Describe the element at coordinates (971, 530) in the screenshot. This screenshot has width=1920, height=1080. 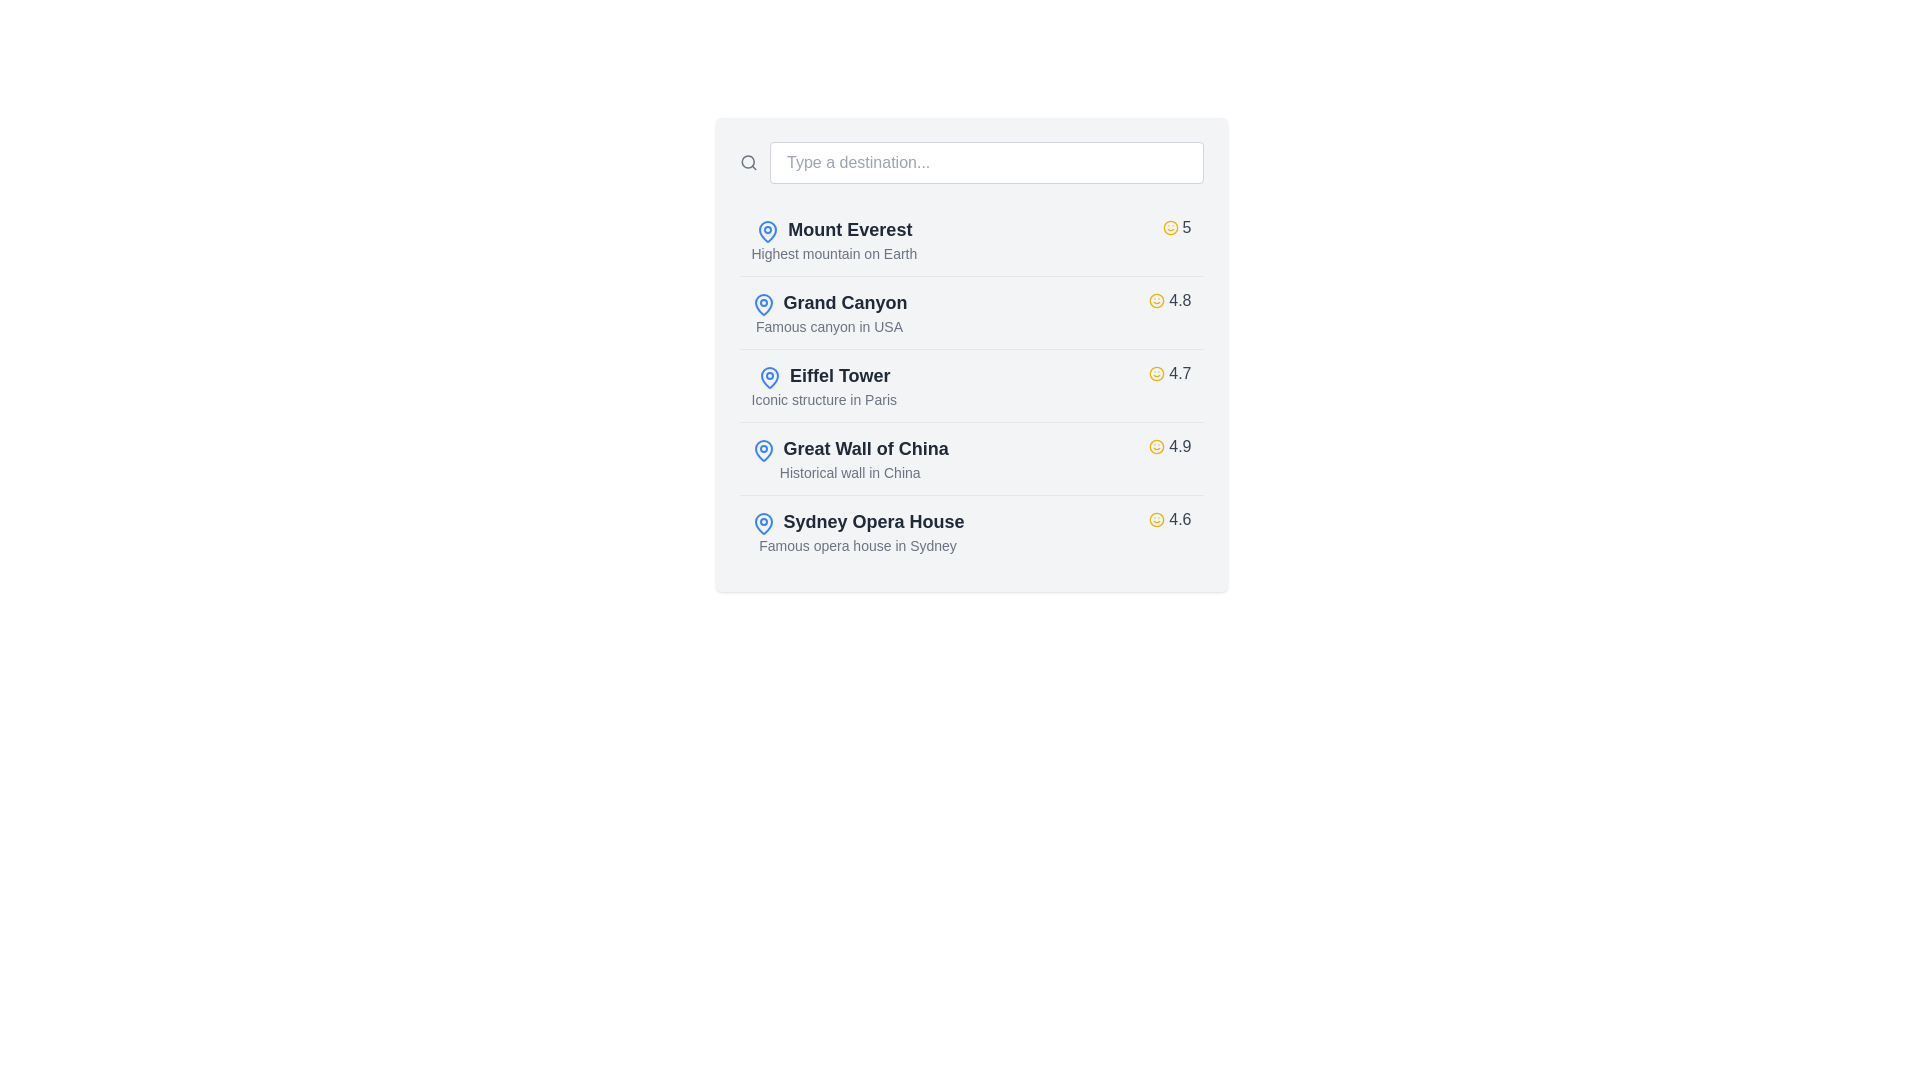
I see `the fifth item in the vertical list that provides information about the Sydney Opera House` at that location.